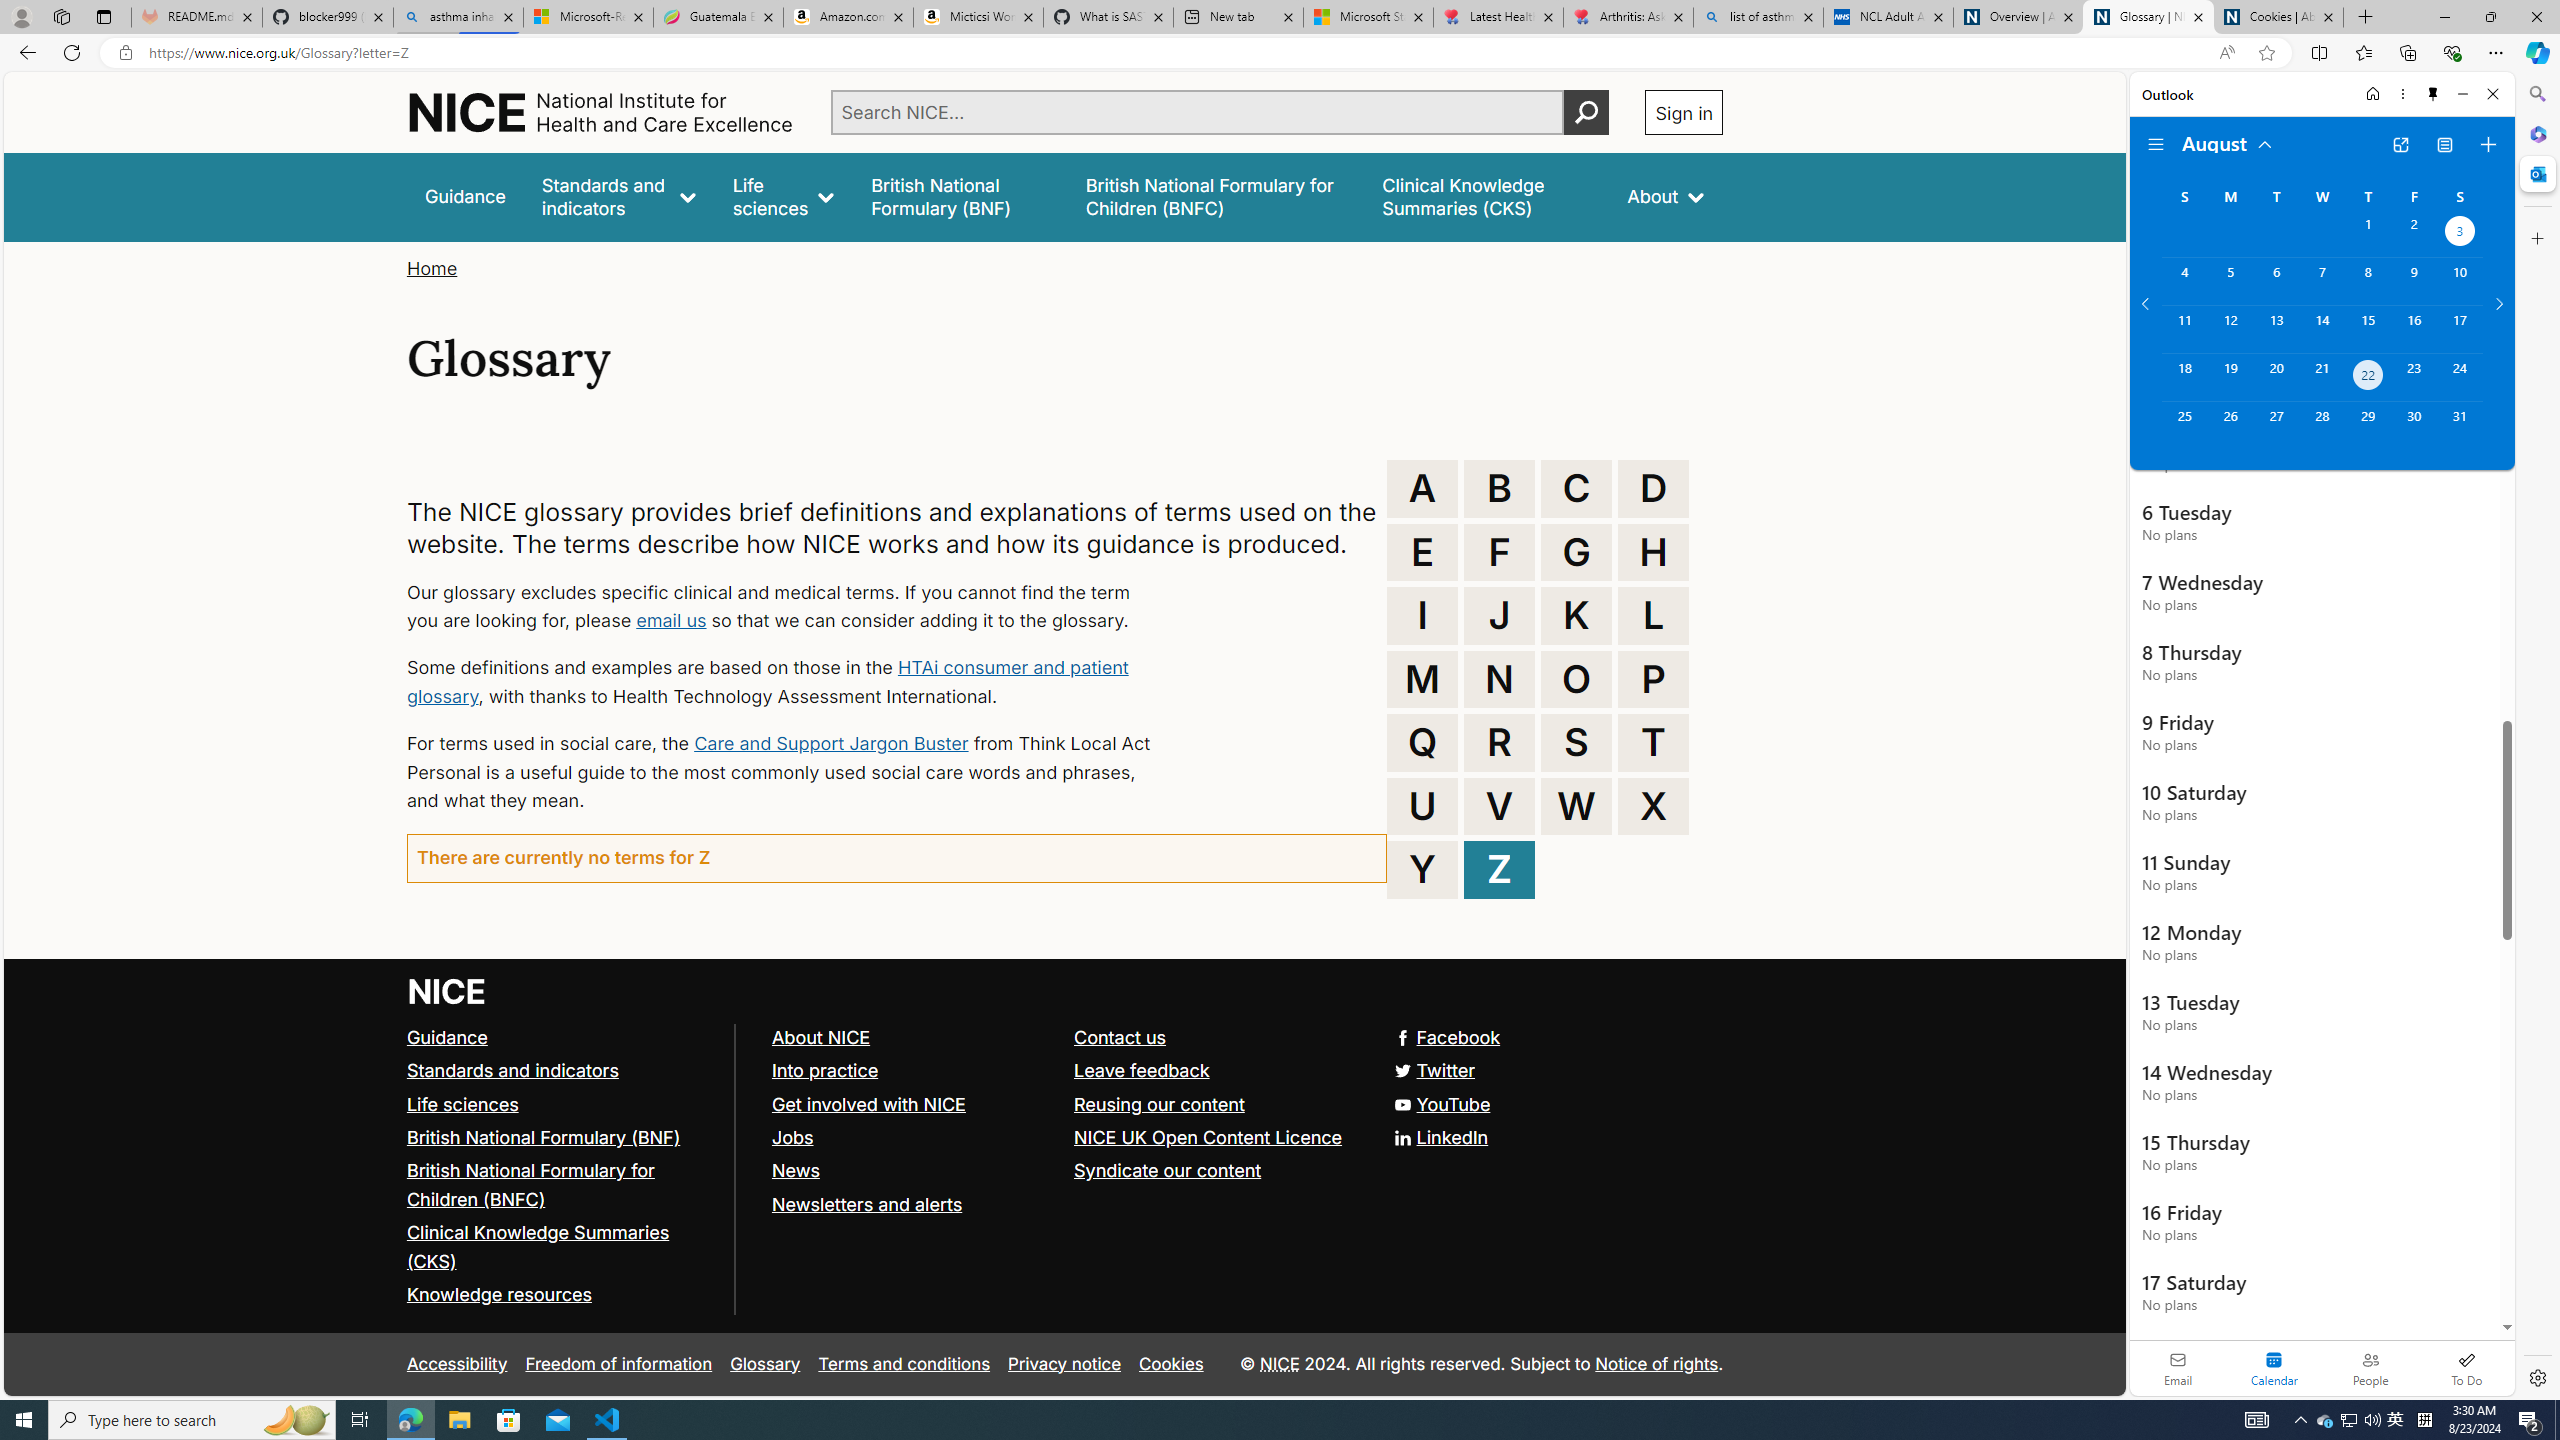 The height and width of the screenshot is (1440, 2560). What do you see at coordinates (912, 1203) in the screenshot?
I see `'Newsletters and alerts'` at bounding box center [912, 1203].